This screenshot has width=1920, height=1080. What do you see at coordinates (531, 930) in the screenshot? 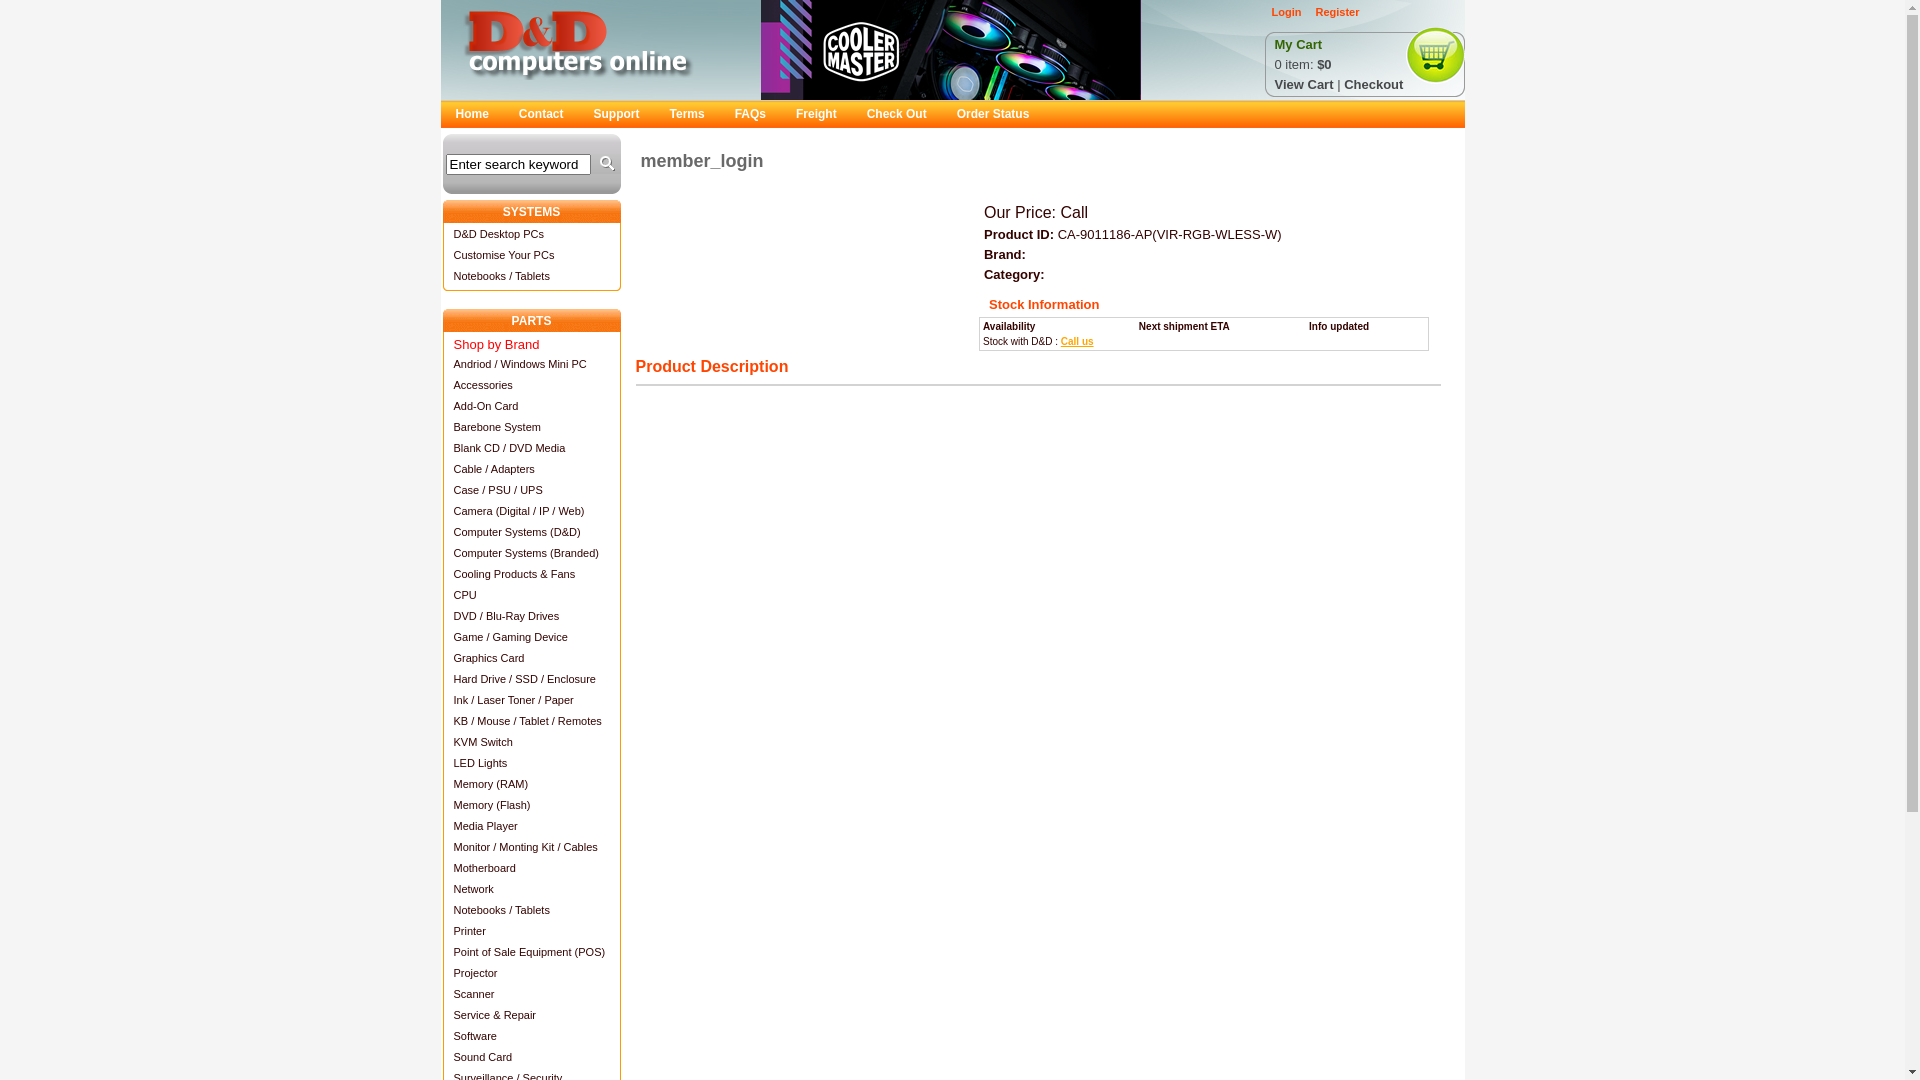
I see `'Printer'` at bounding box center [531, 930].